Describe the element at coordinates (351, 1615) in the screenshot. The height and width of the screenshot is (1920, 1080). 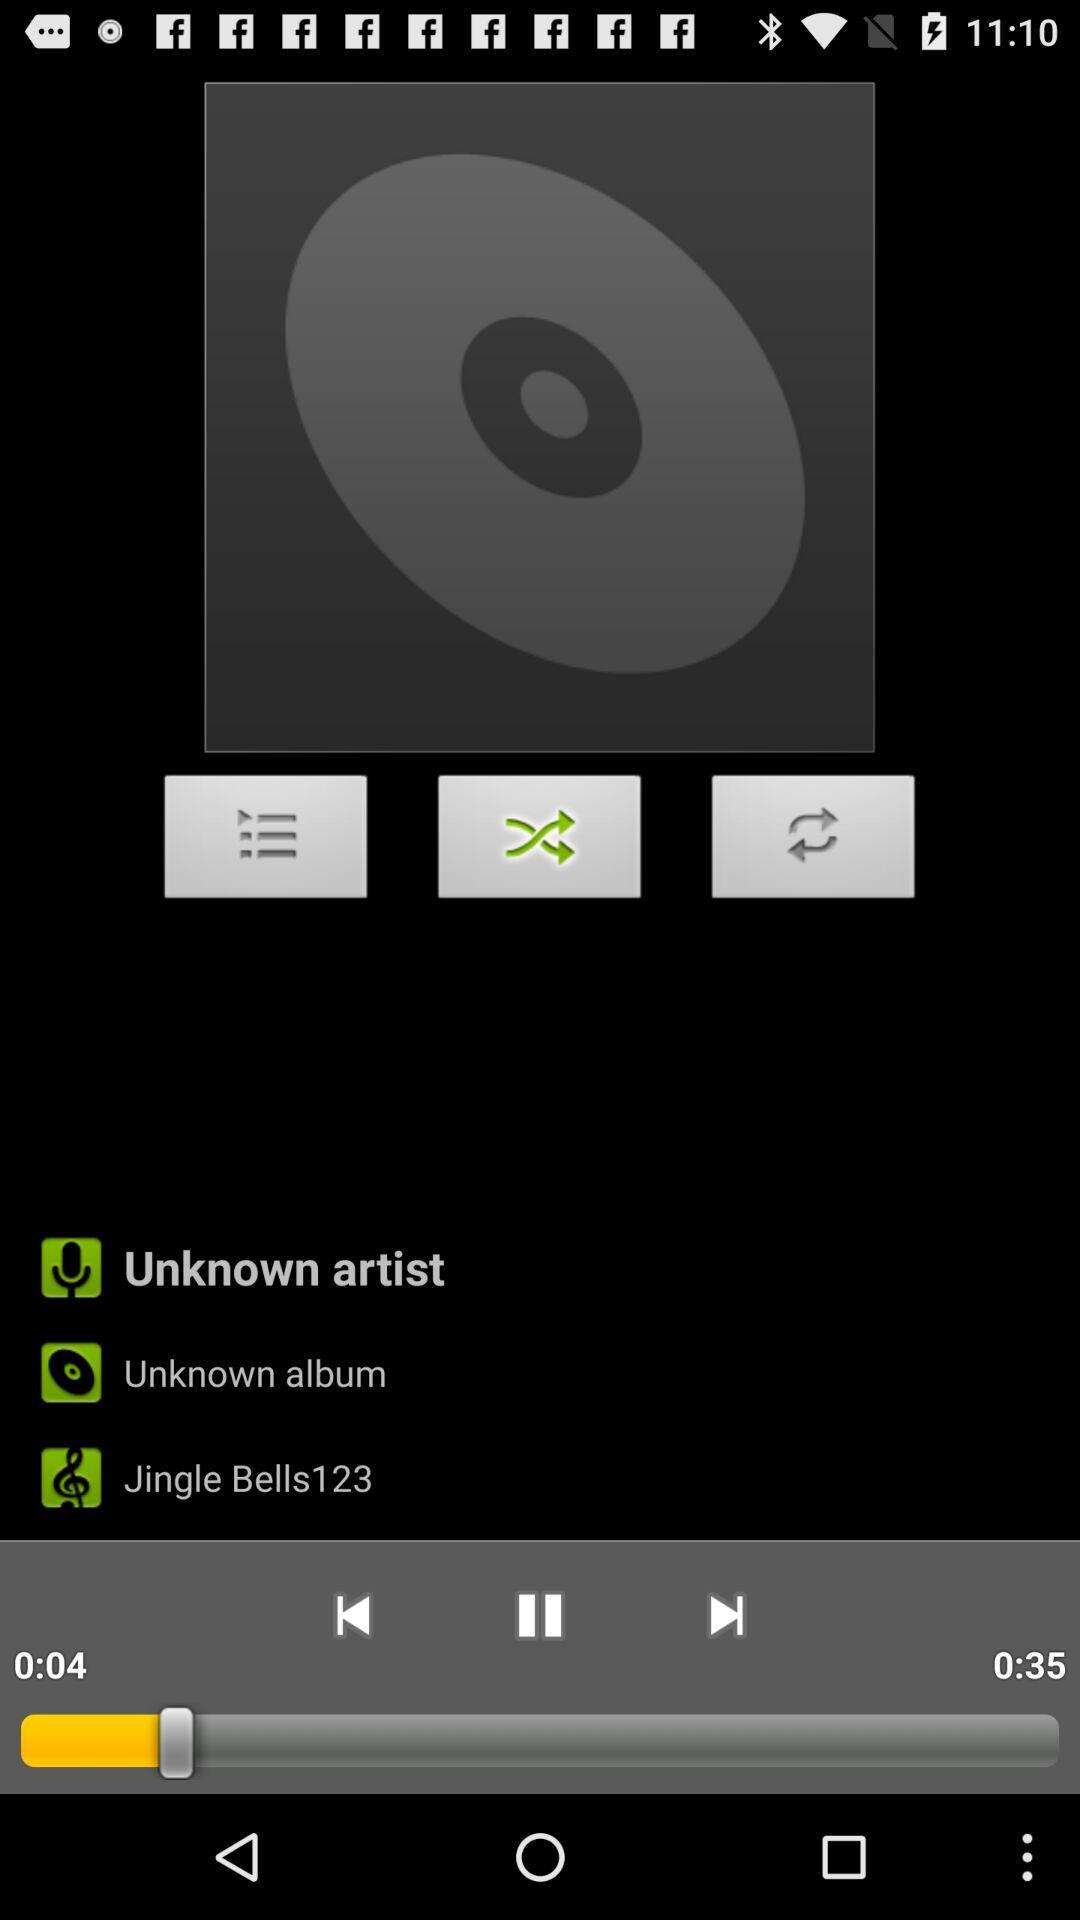
I see `app next to the 0:12 app` at that location.